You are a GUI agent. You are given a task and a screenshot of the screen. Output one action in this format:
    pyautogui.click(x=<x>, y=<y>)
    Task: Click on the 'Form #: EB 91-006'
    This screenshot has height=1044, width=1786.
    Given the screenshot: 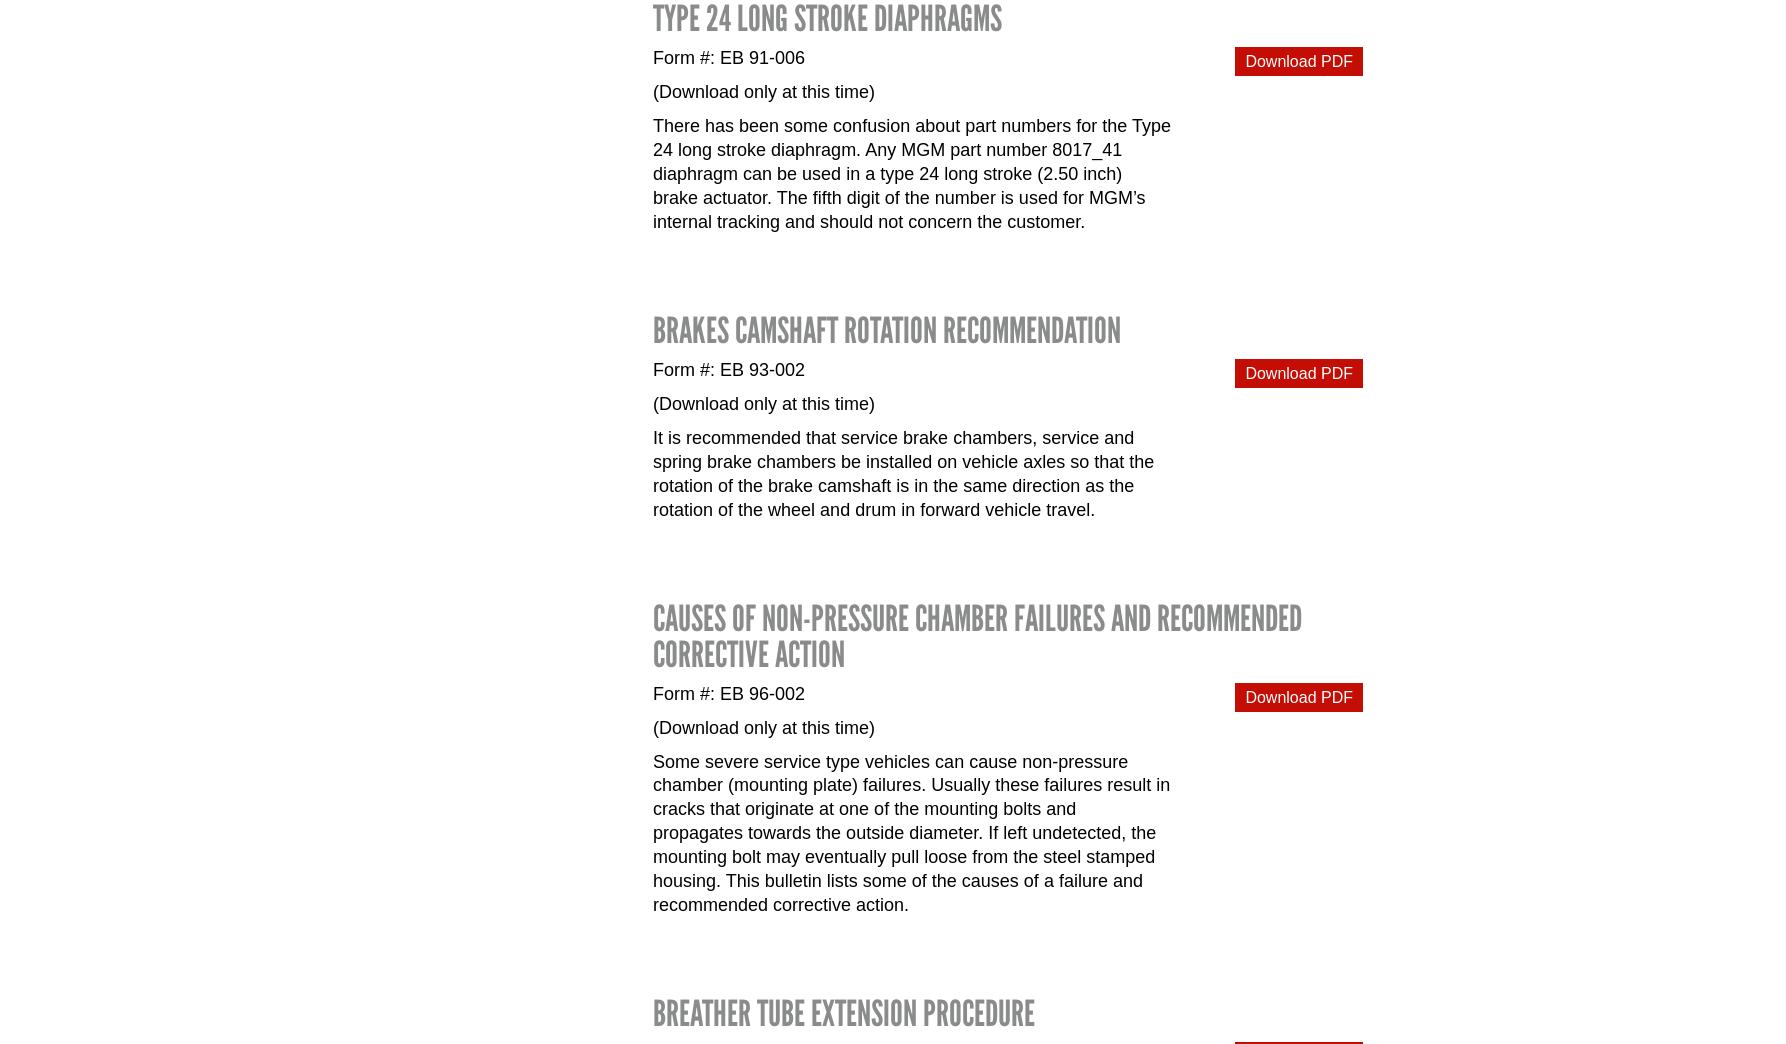 What is the action you would take?
    pyautogui.click(x=652, y=56)
    